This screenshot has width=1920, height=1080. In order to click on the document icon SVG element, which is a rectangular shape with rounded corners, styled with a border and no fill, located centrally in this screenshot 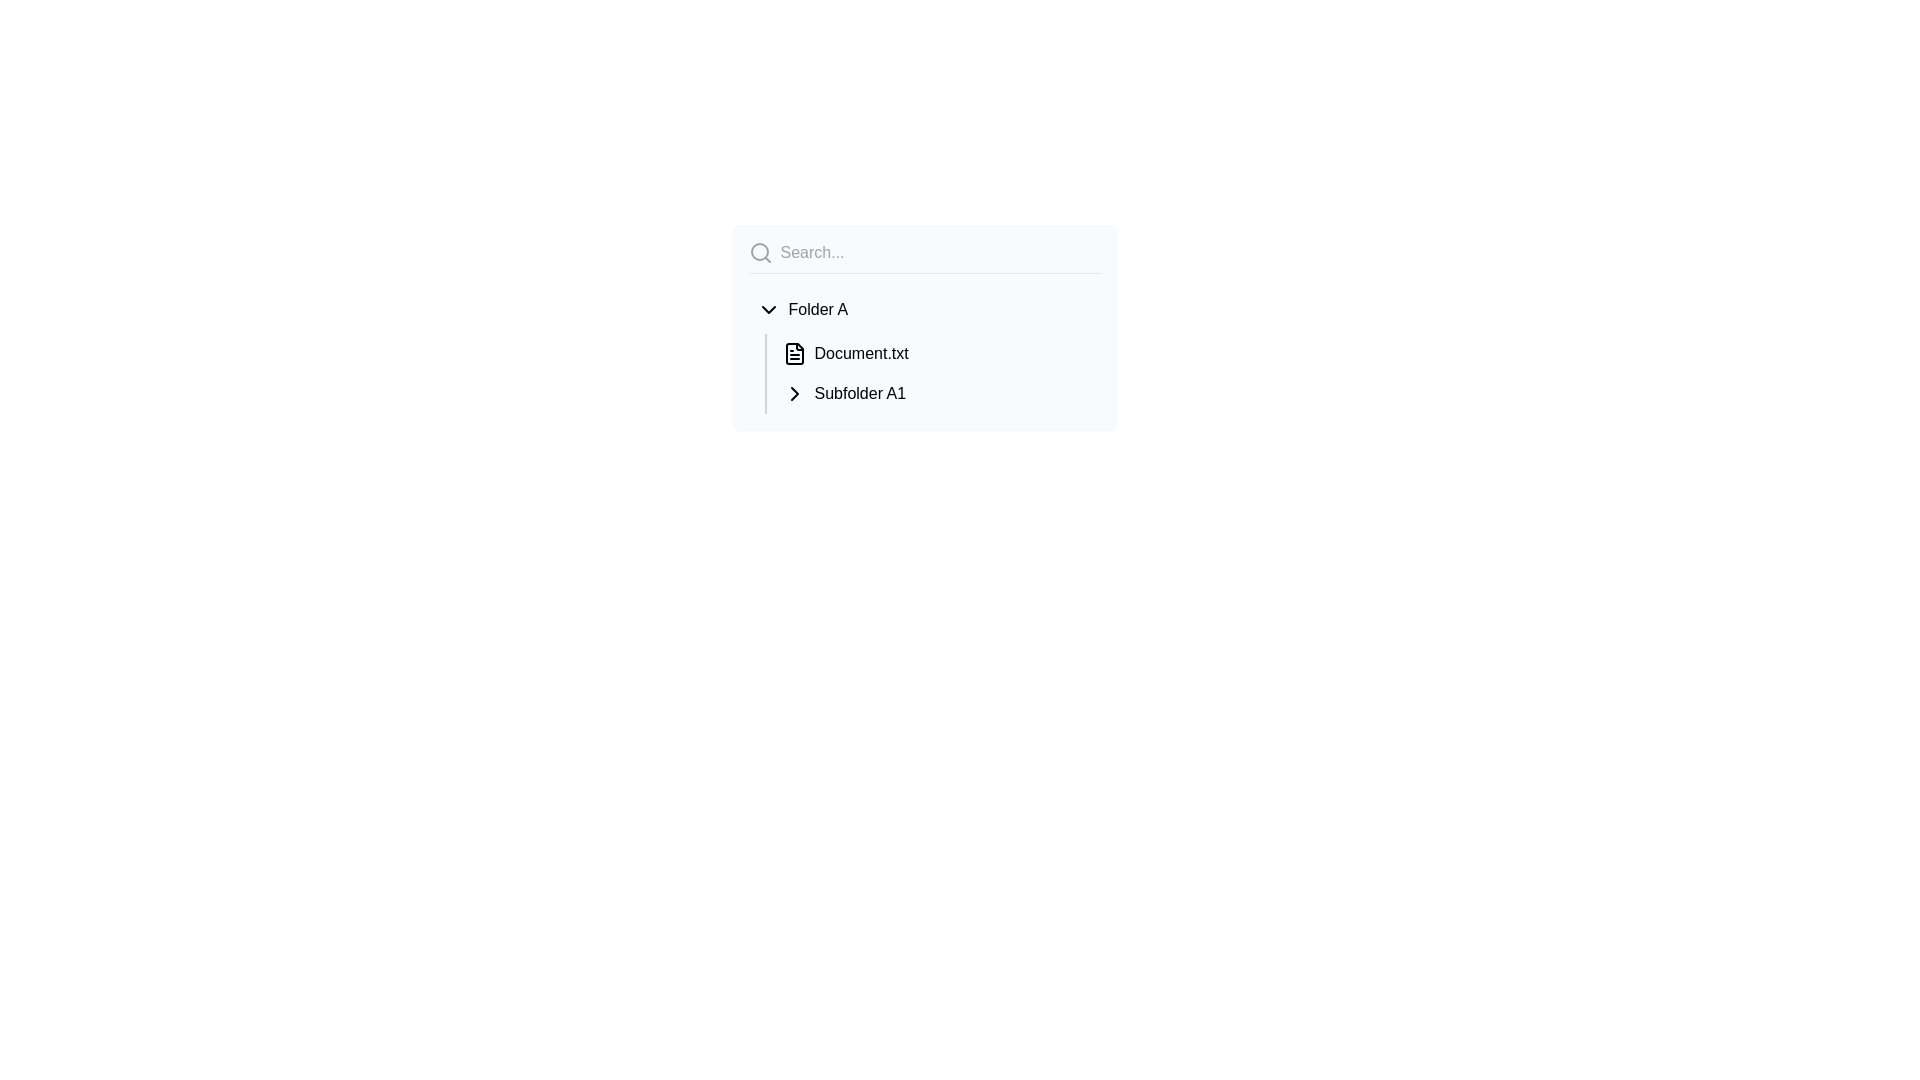, I will do `click(793, 353)`.